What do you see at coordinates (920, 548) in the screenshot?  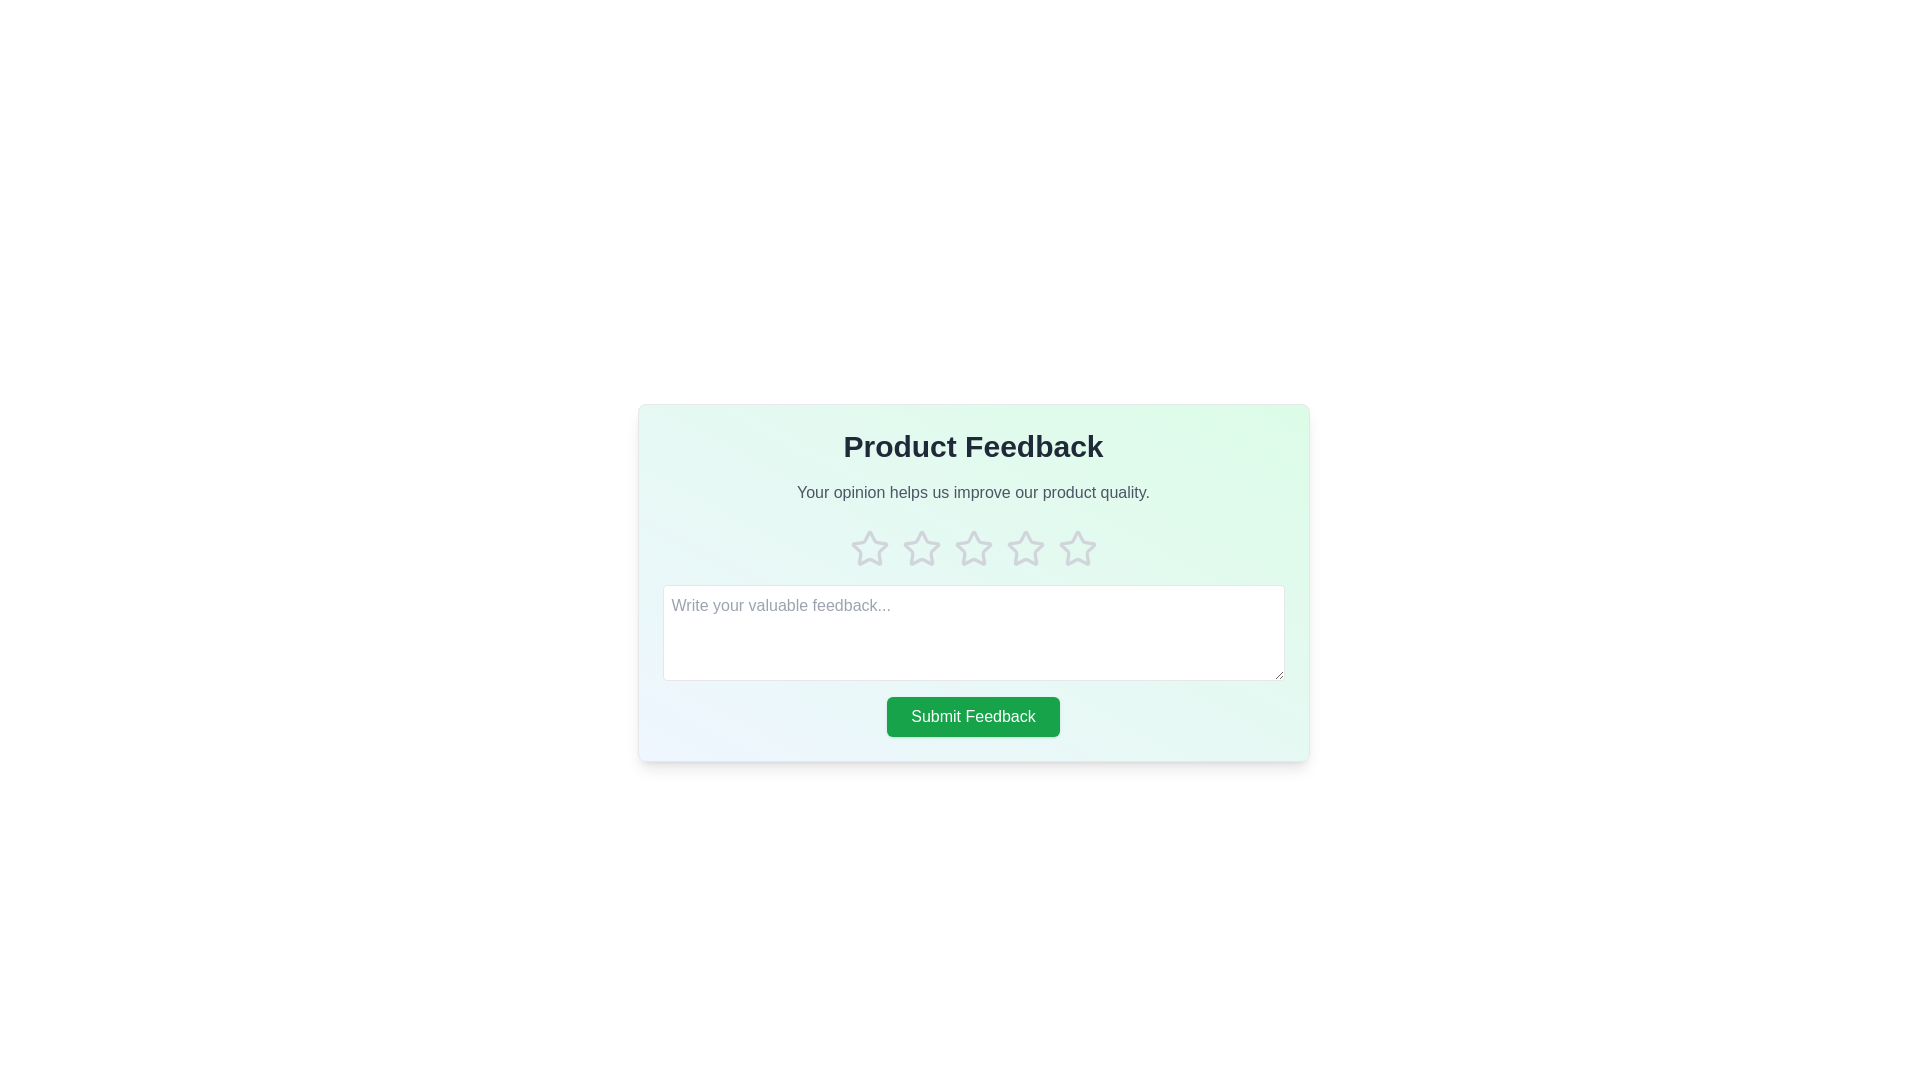 I see `the third star-shaped rating icon outlined with a gray stroke` at bounding box center [920, 548].